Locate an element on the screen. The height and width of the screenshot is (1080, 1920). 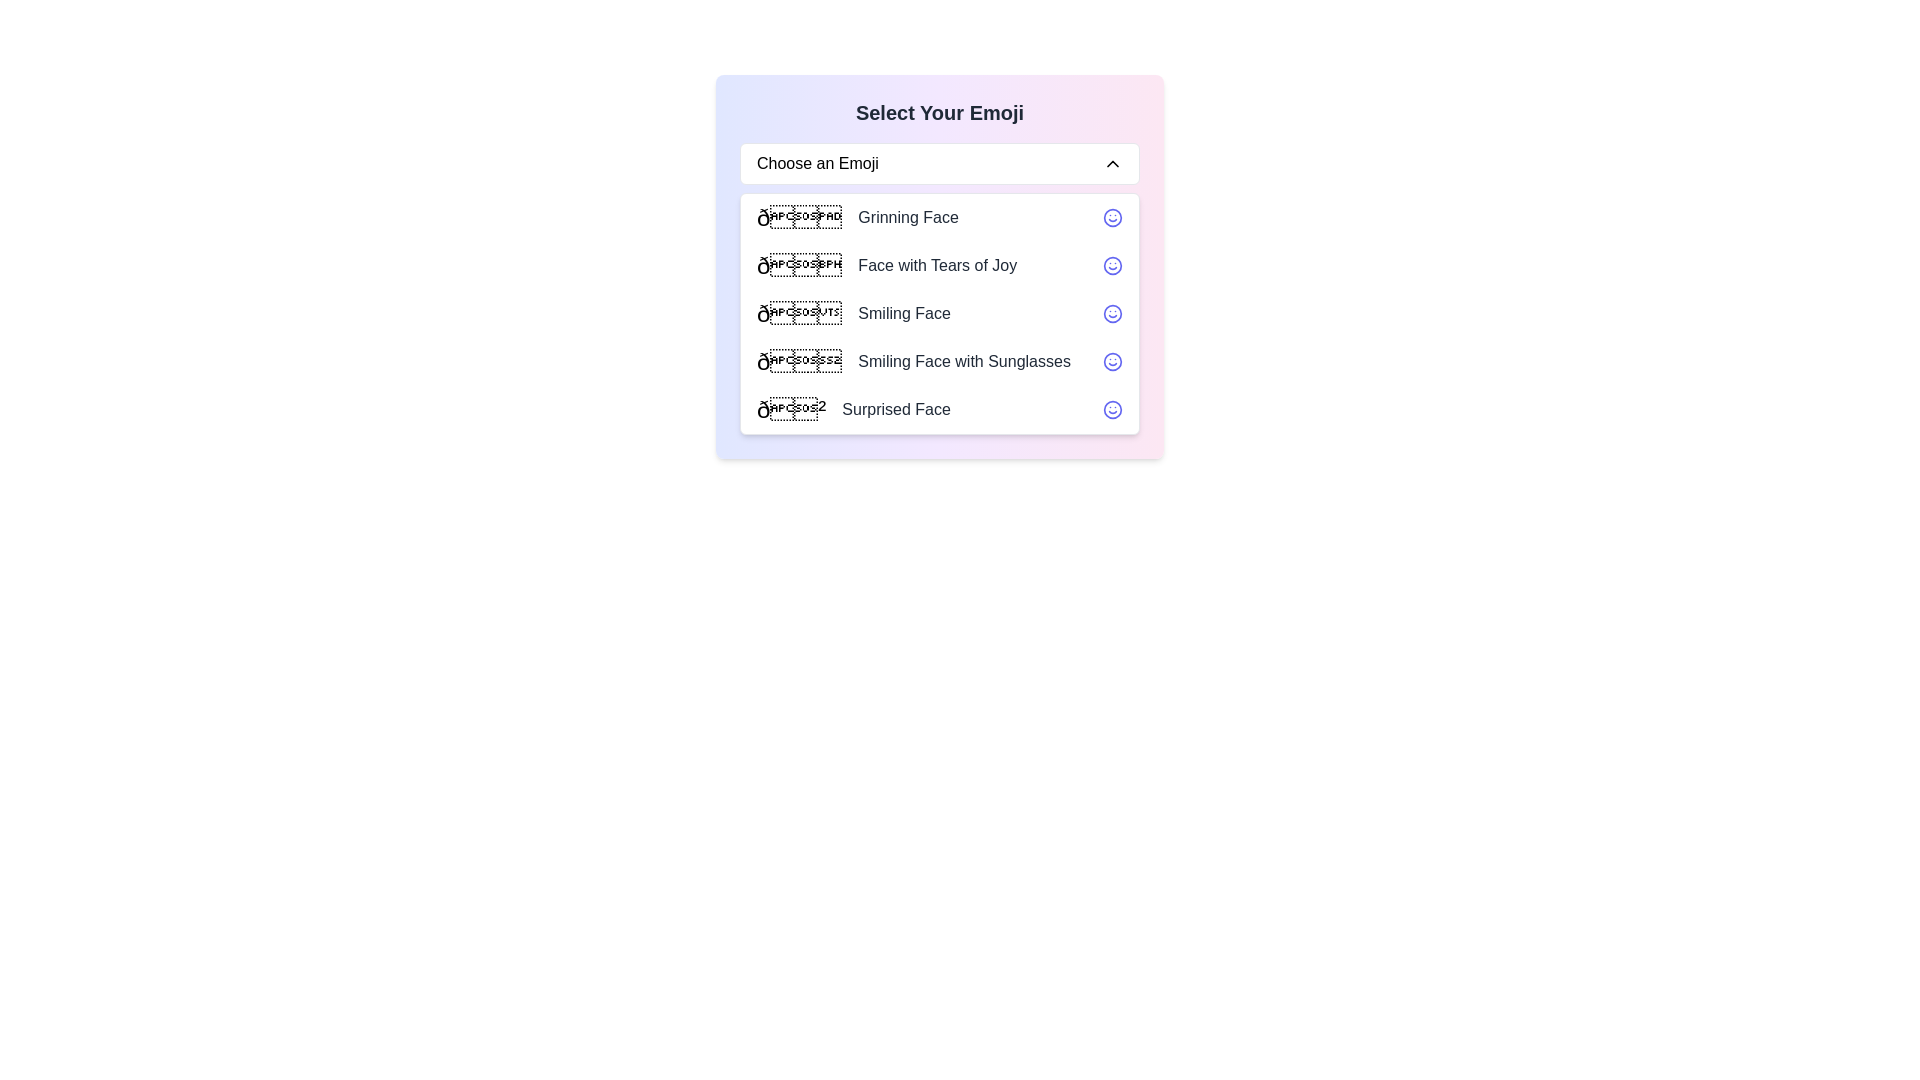
the 'Grinning Face' emoji icon is located at coordinates (798, 218).